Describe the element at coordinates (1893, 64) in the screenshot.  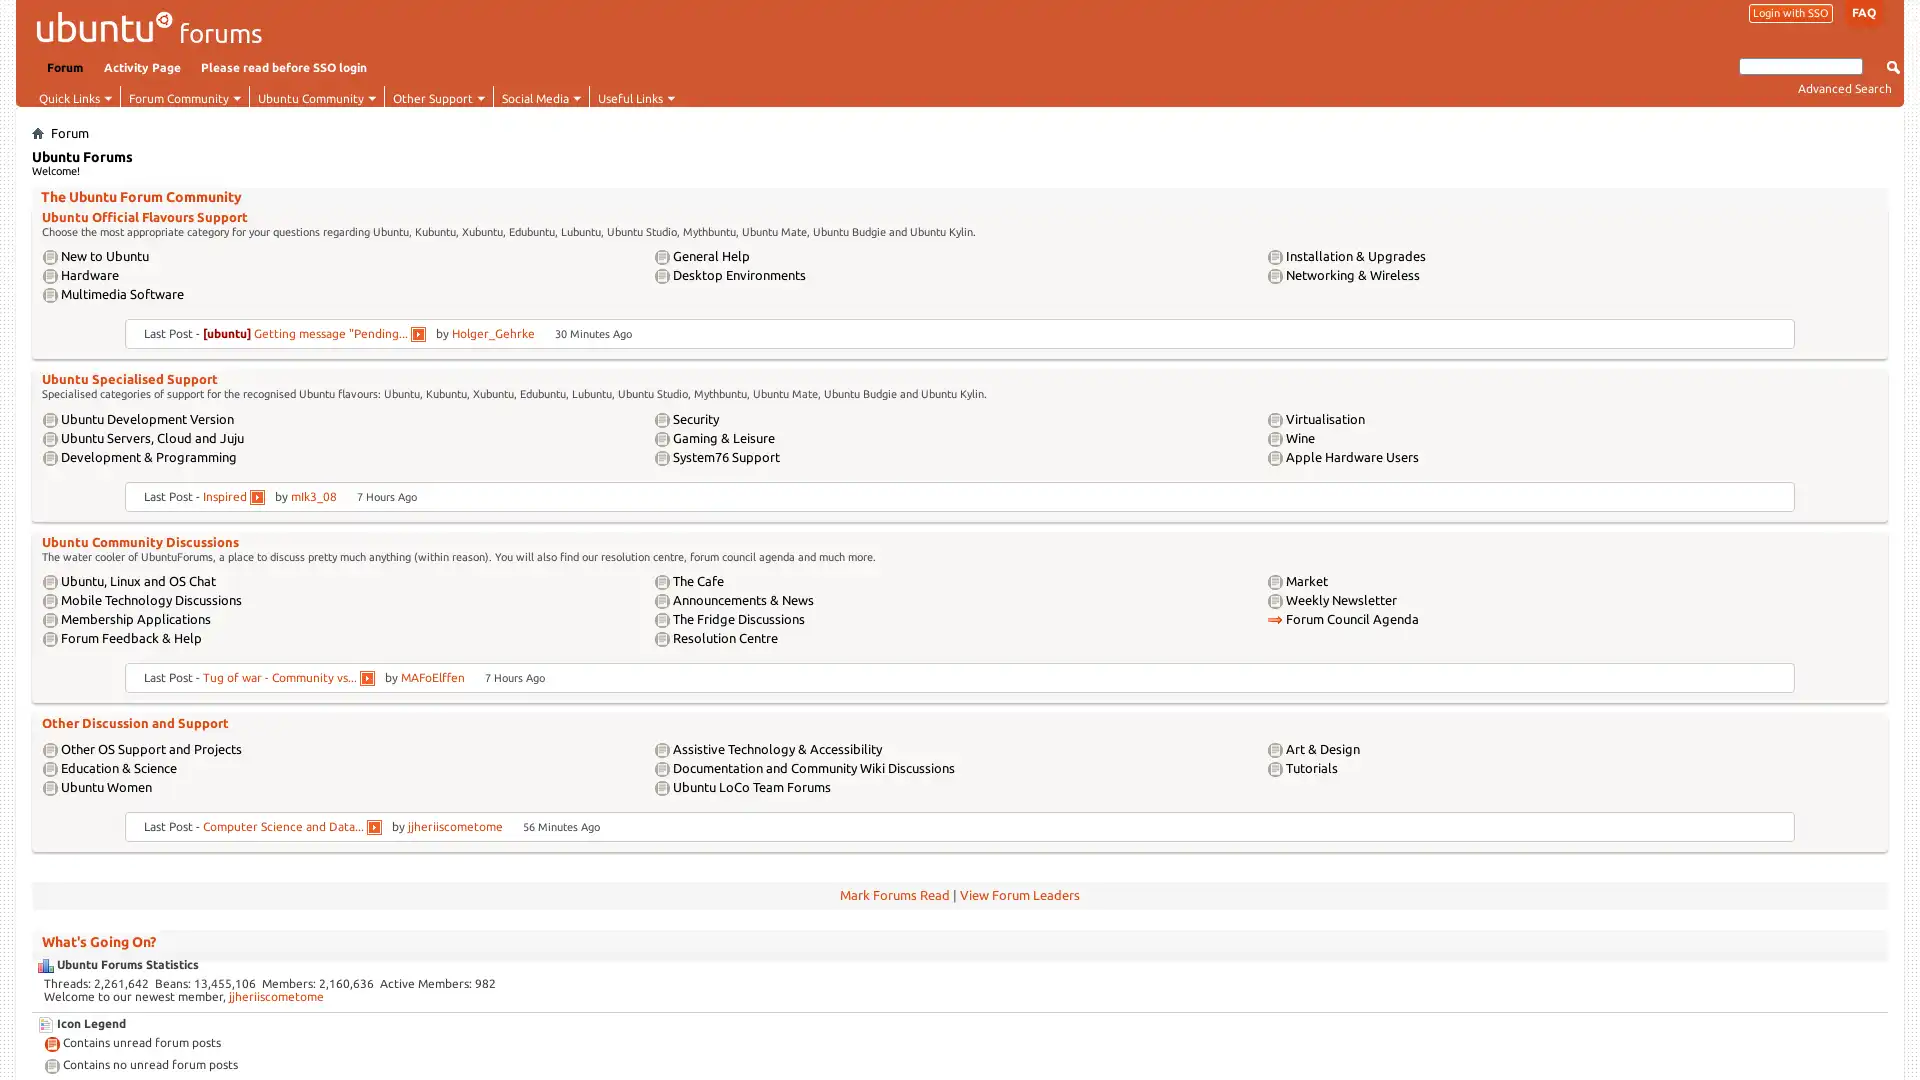
I see `Submit` at that location.